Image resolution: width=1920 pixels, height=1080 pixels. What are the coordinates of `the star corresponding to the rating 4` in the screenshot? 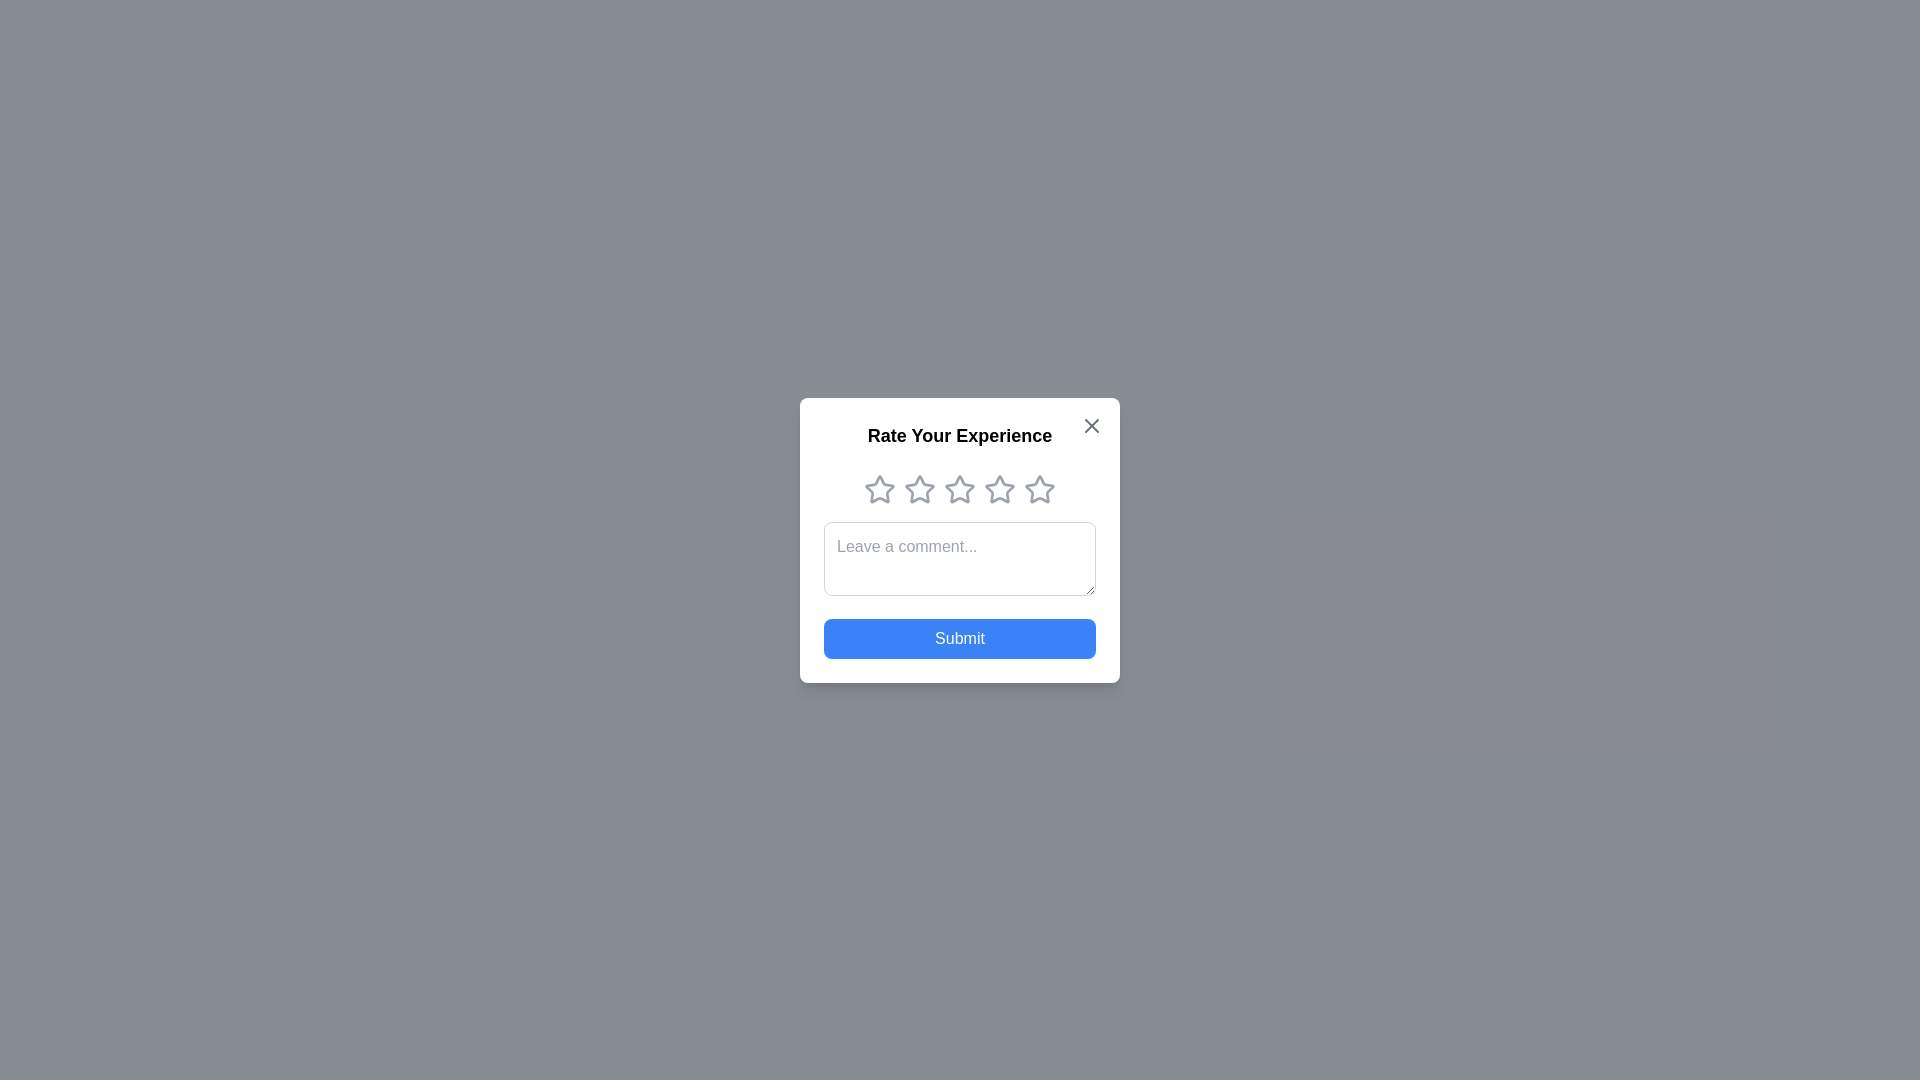 It's located at (999, 489).